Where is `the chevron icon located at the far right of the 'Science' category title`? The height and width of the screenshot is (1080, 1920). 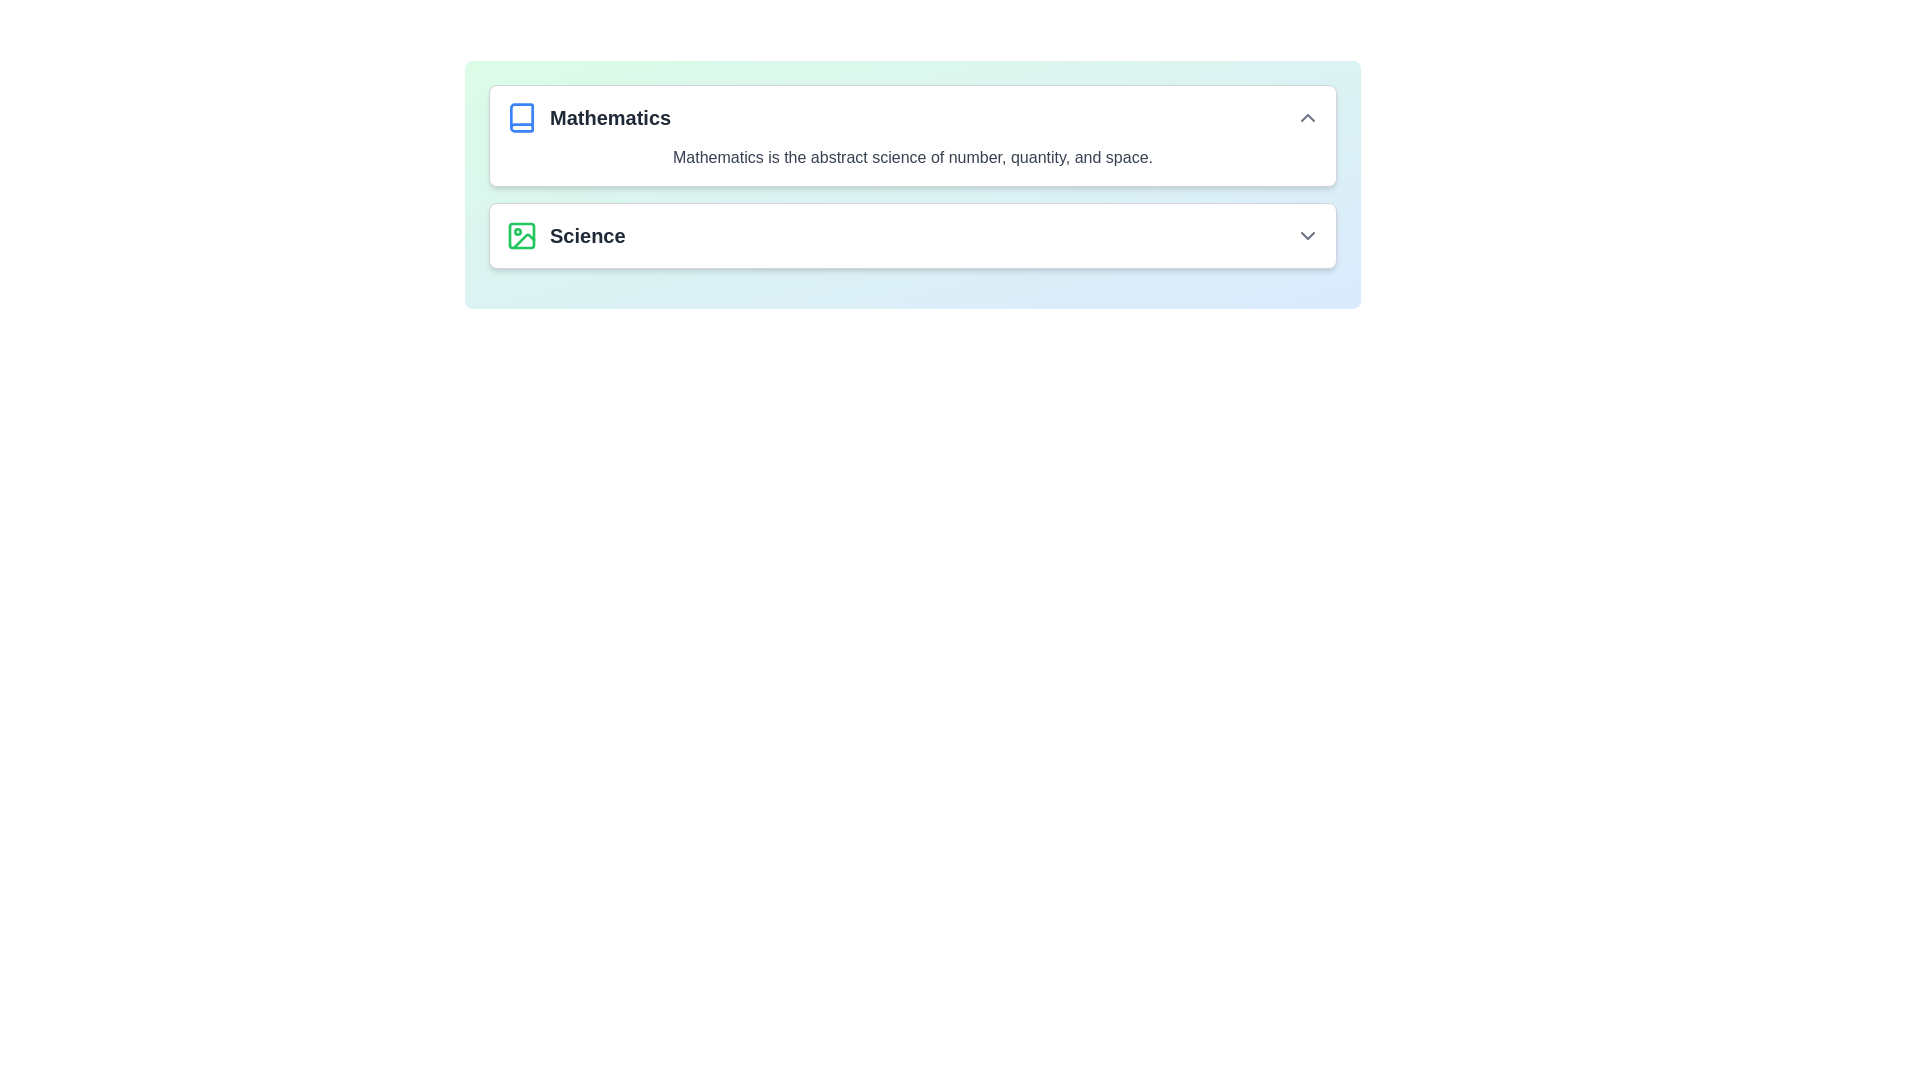 the chevron icon located at the far right of the 'Science' category title is located at coordinates (1308, 234).